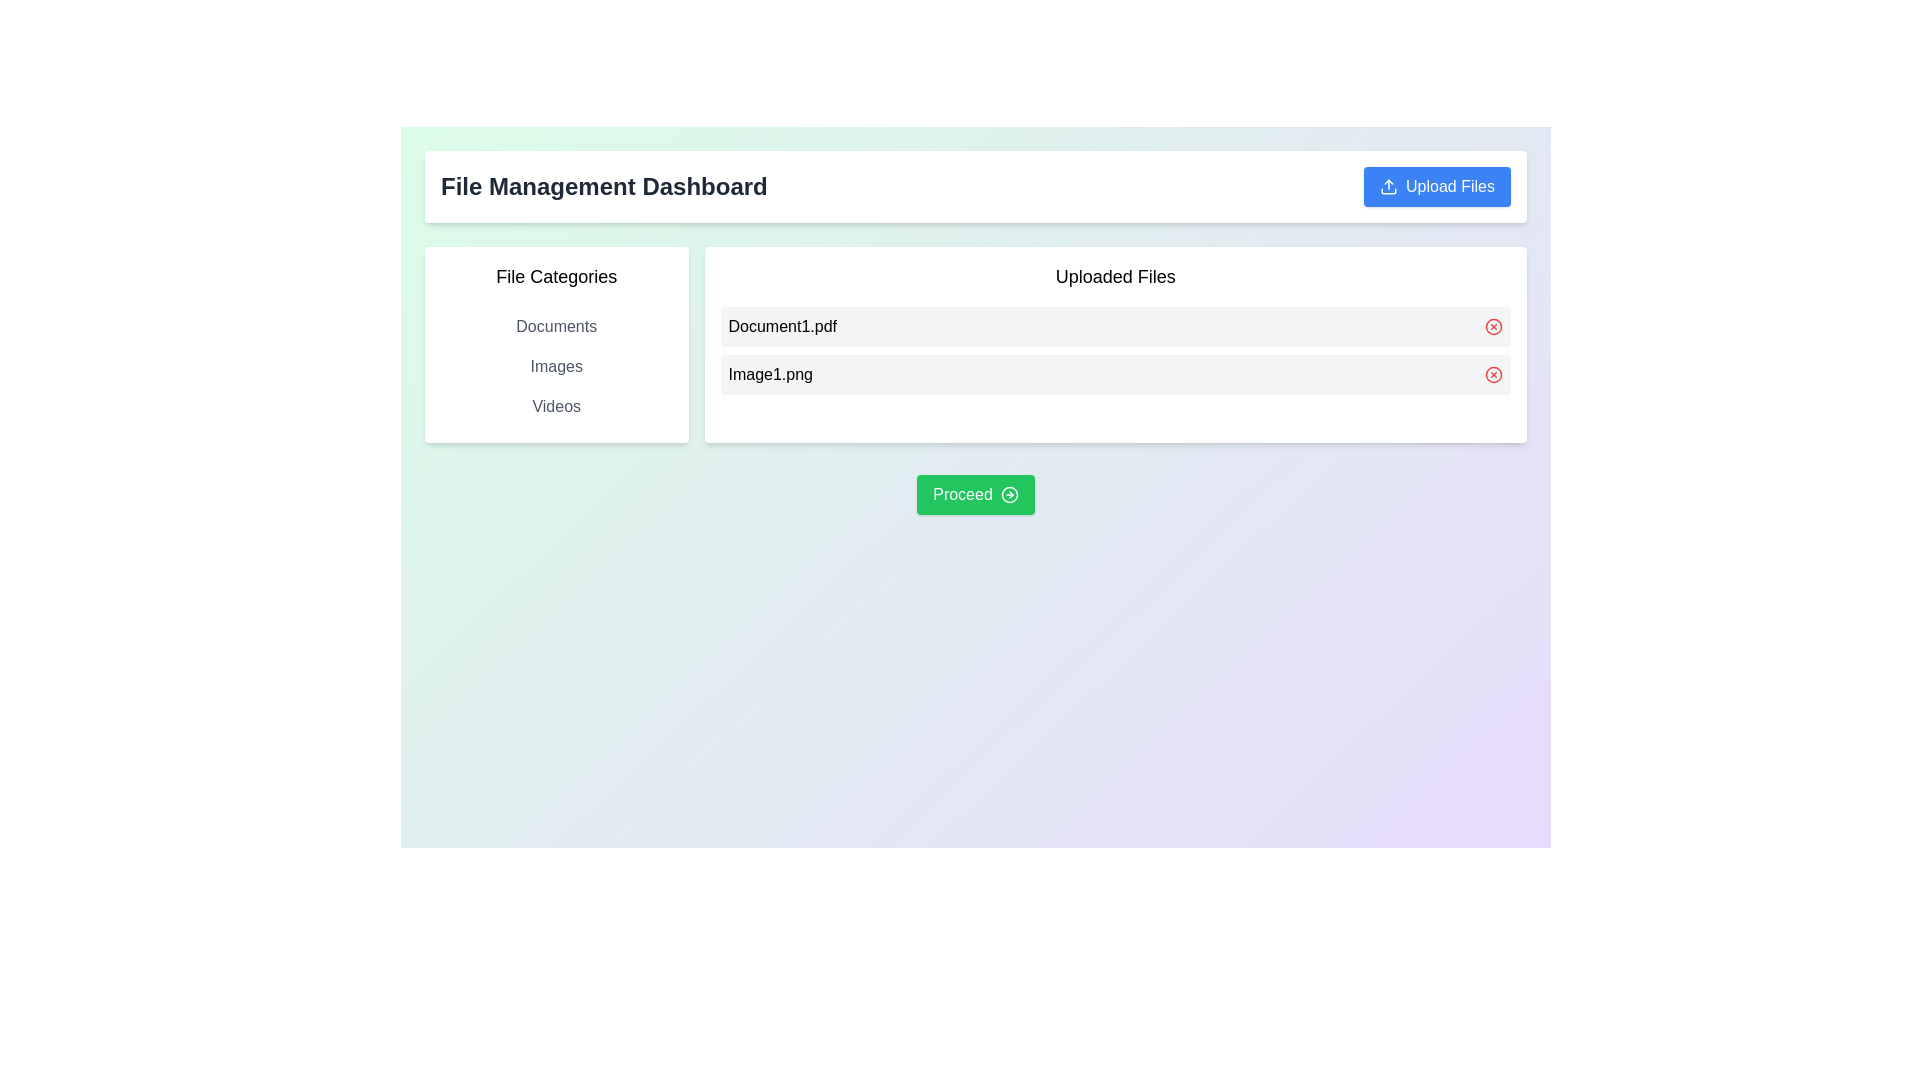  I want to click on the circular arrow icon located to the right of the 'Proceed' text within the 'Proceed' button, so click(1009, 494).